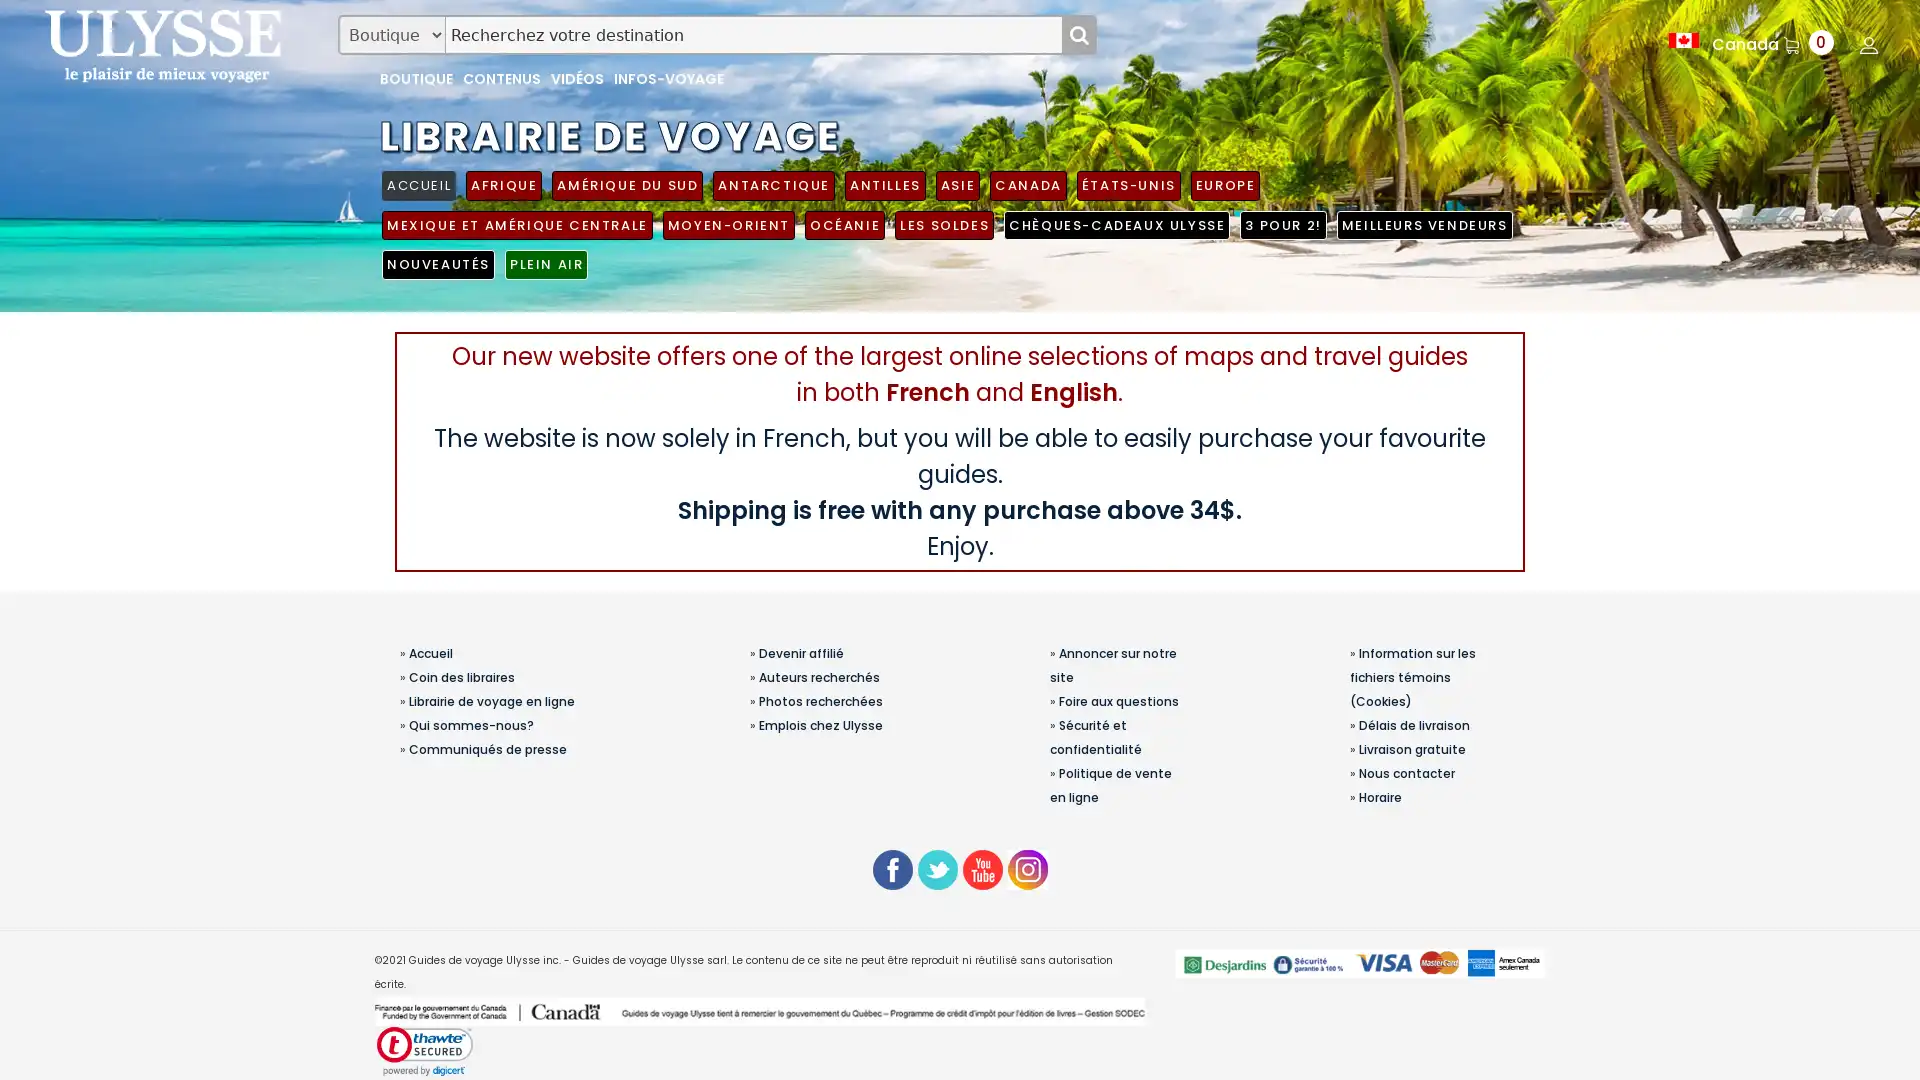 This screenshot has height=1080, width=1920. Describe the element at coordinates (626, 185) in the screenshot. I see `AMERIQUE DU SUD` at that location.